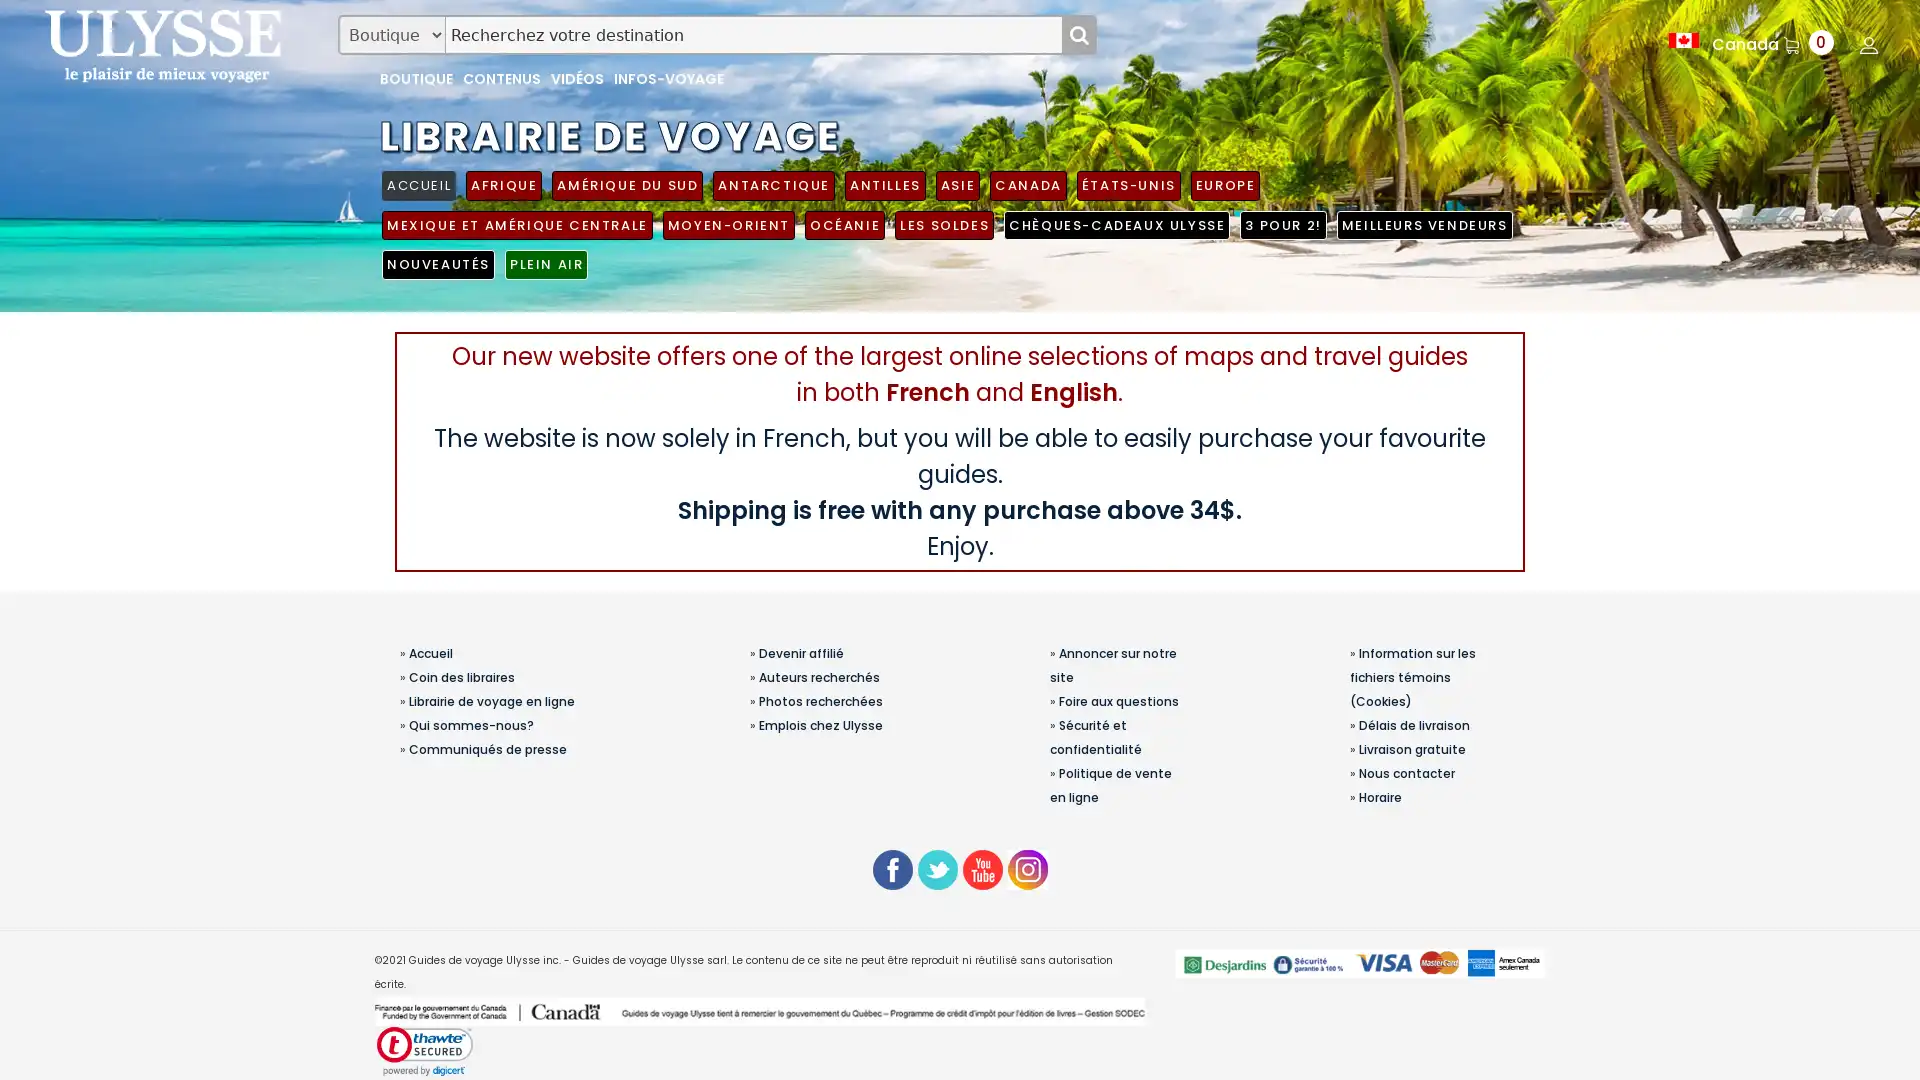 This screenshot has height=1080, width=1920. Describe the element at coordinates (626, 185) in the screenshot. I see `AMERIQUE DU SUD` at that location.